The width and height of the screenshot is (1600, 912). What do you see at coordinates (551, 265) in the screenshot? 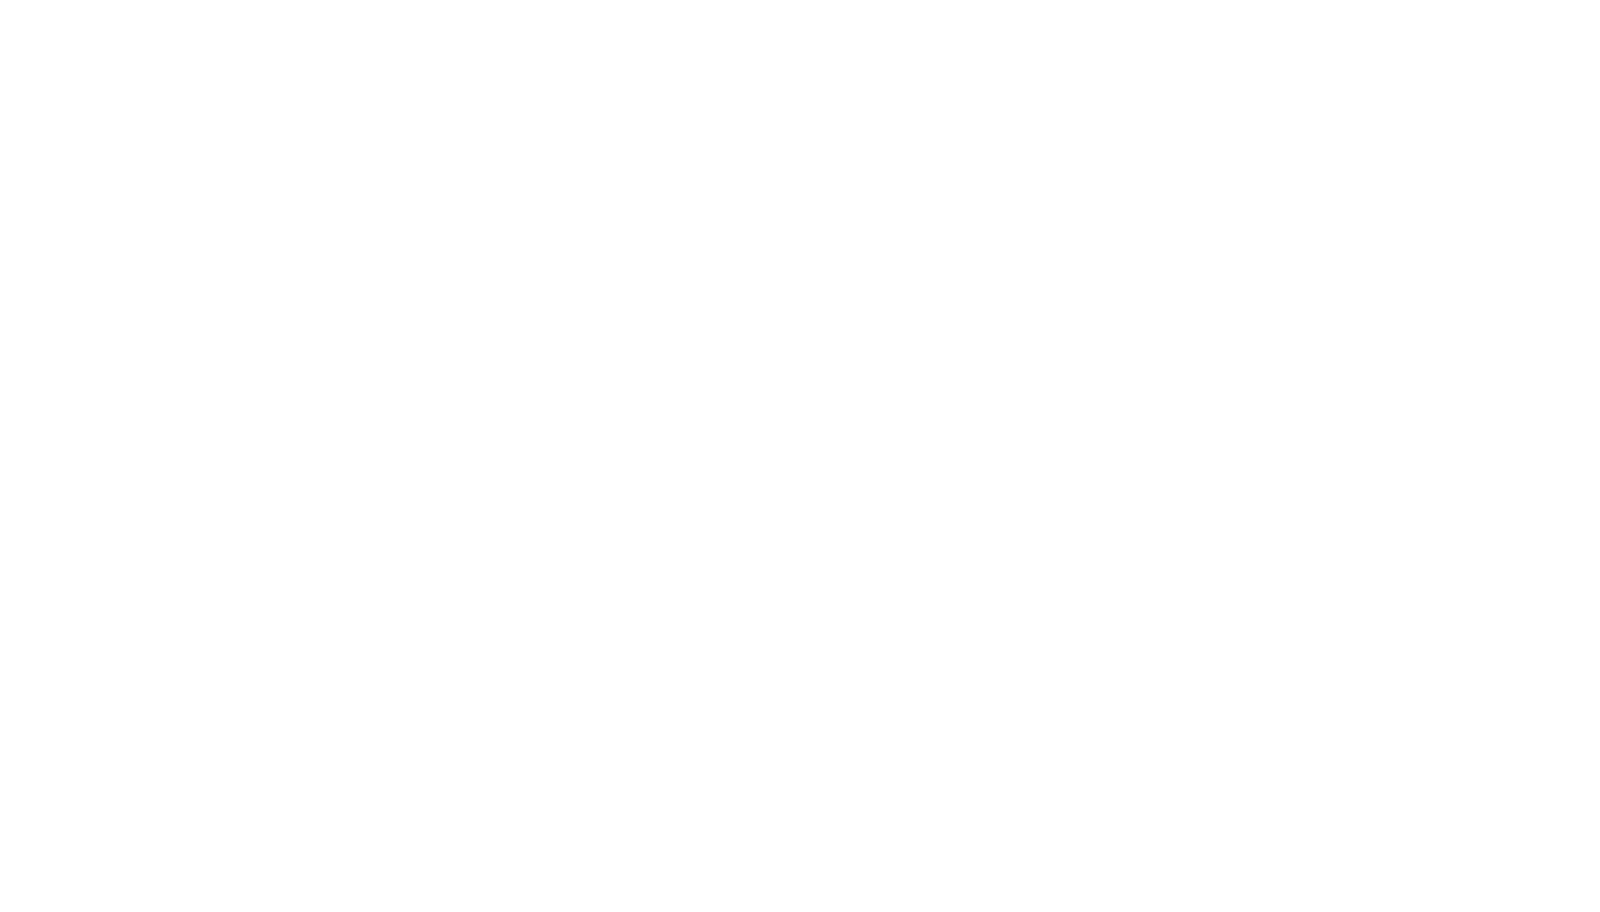
I see `'Shredded Chicken and Cheese  $34.00'` at bounding box center [551, 265].